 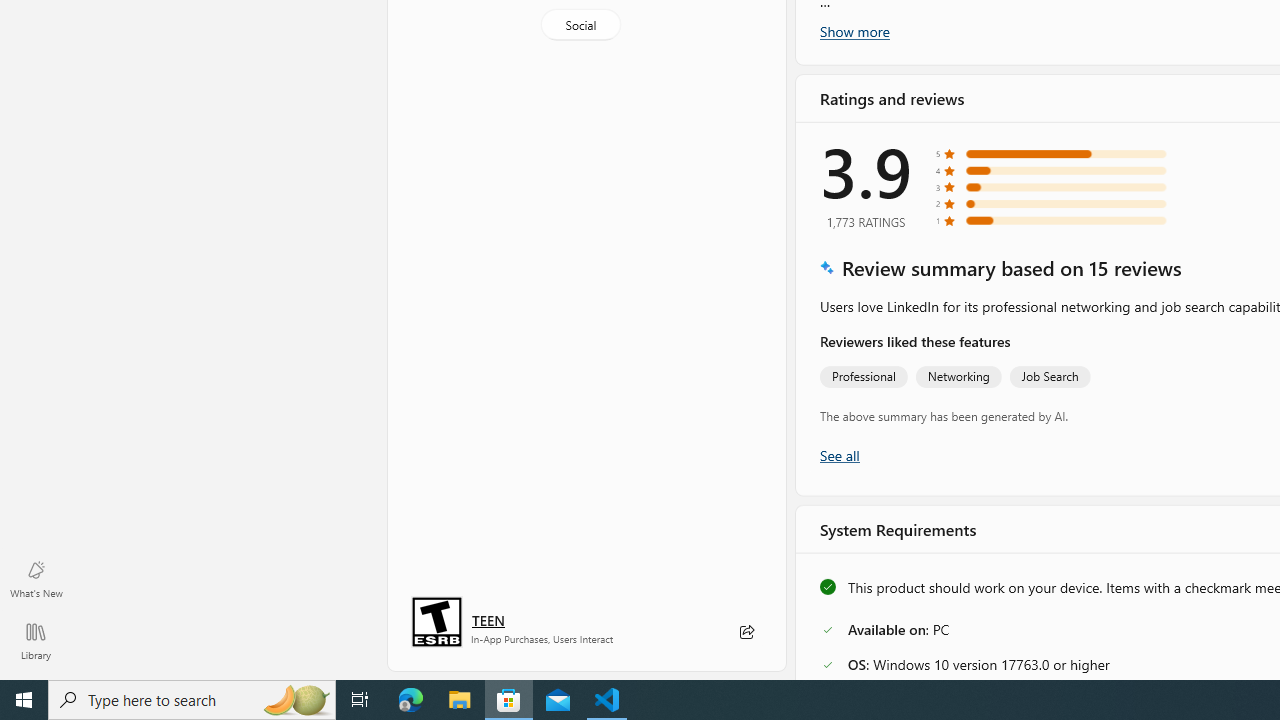 What do you see at coordinates (855, 31) in the screenshot?
I see `'Show more'` at bounding box center [855, 31].